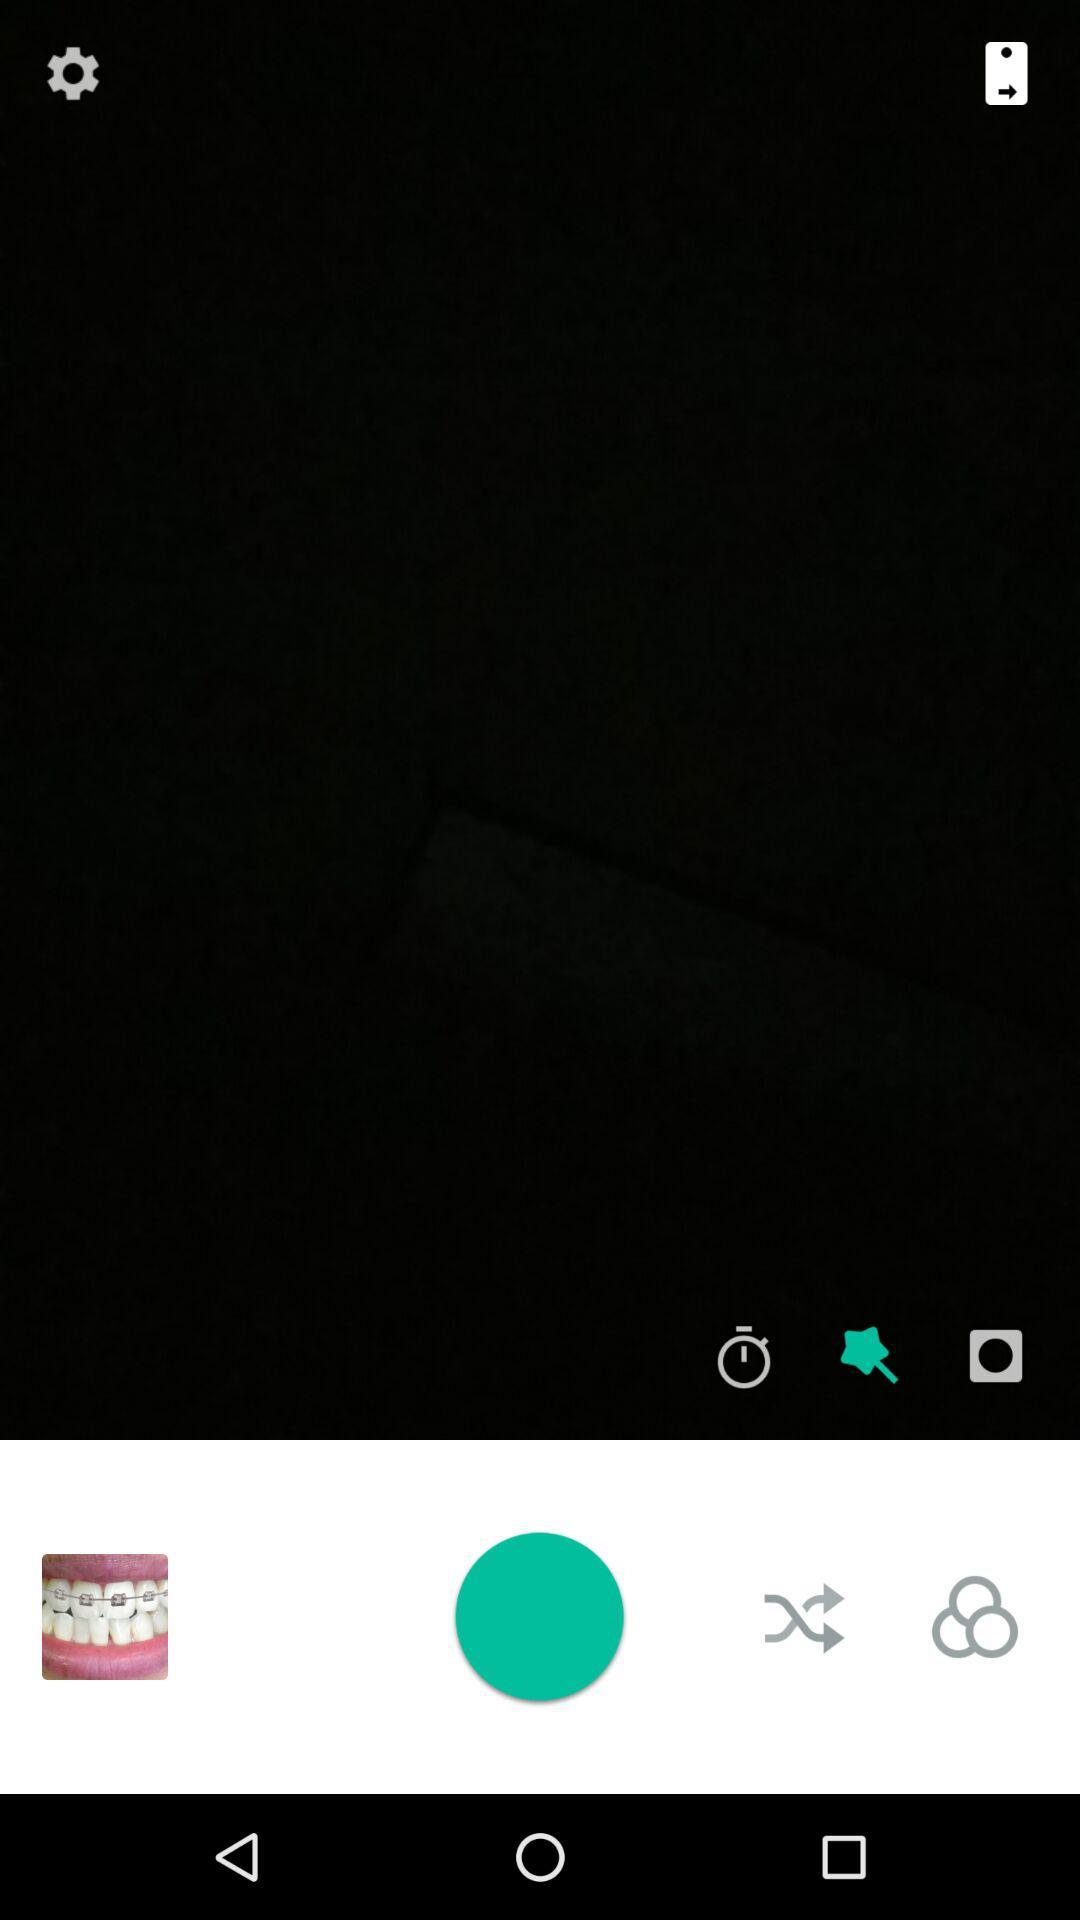 Image resolution: width=1080 pixels, height=1920 pixels. I want to click on icon at the bottom, so click(538, 1616).